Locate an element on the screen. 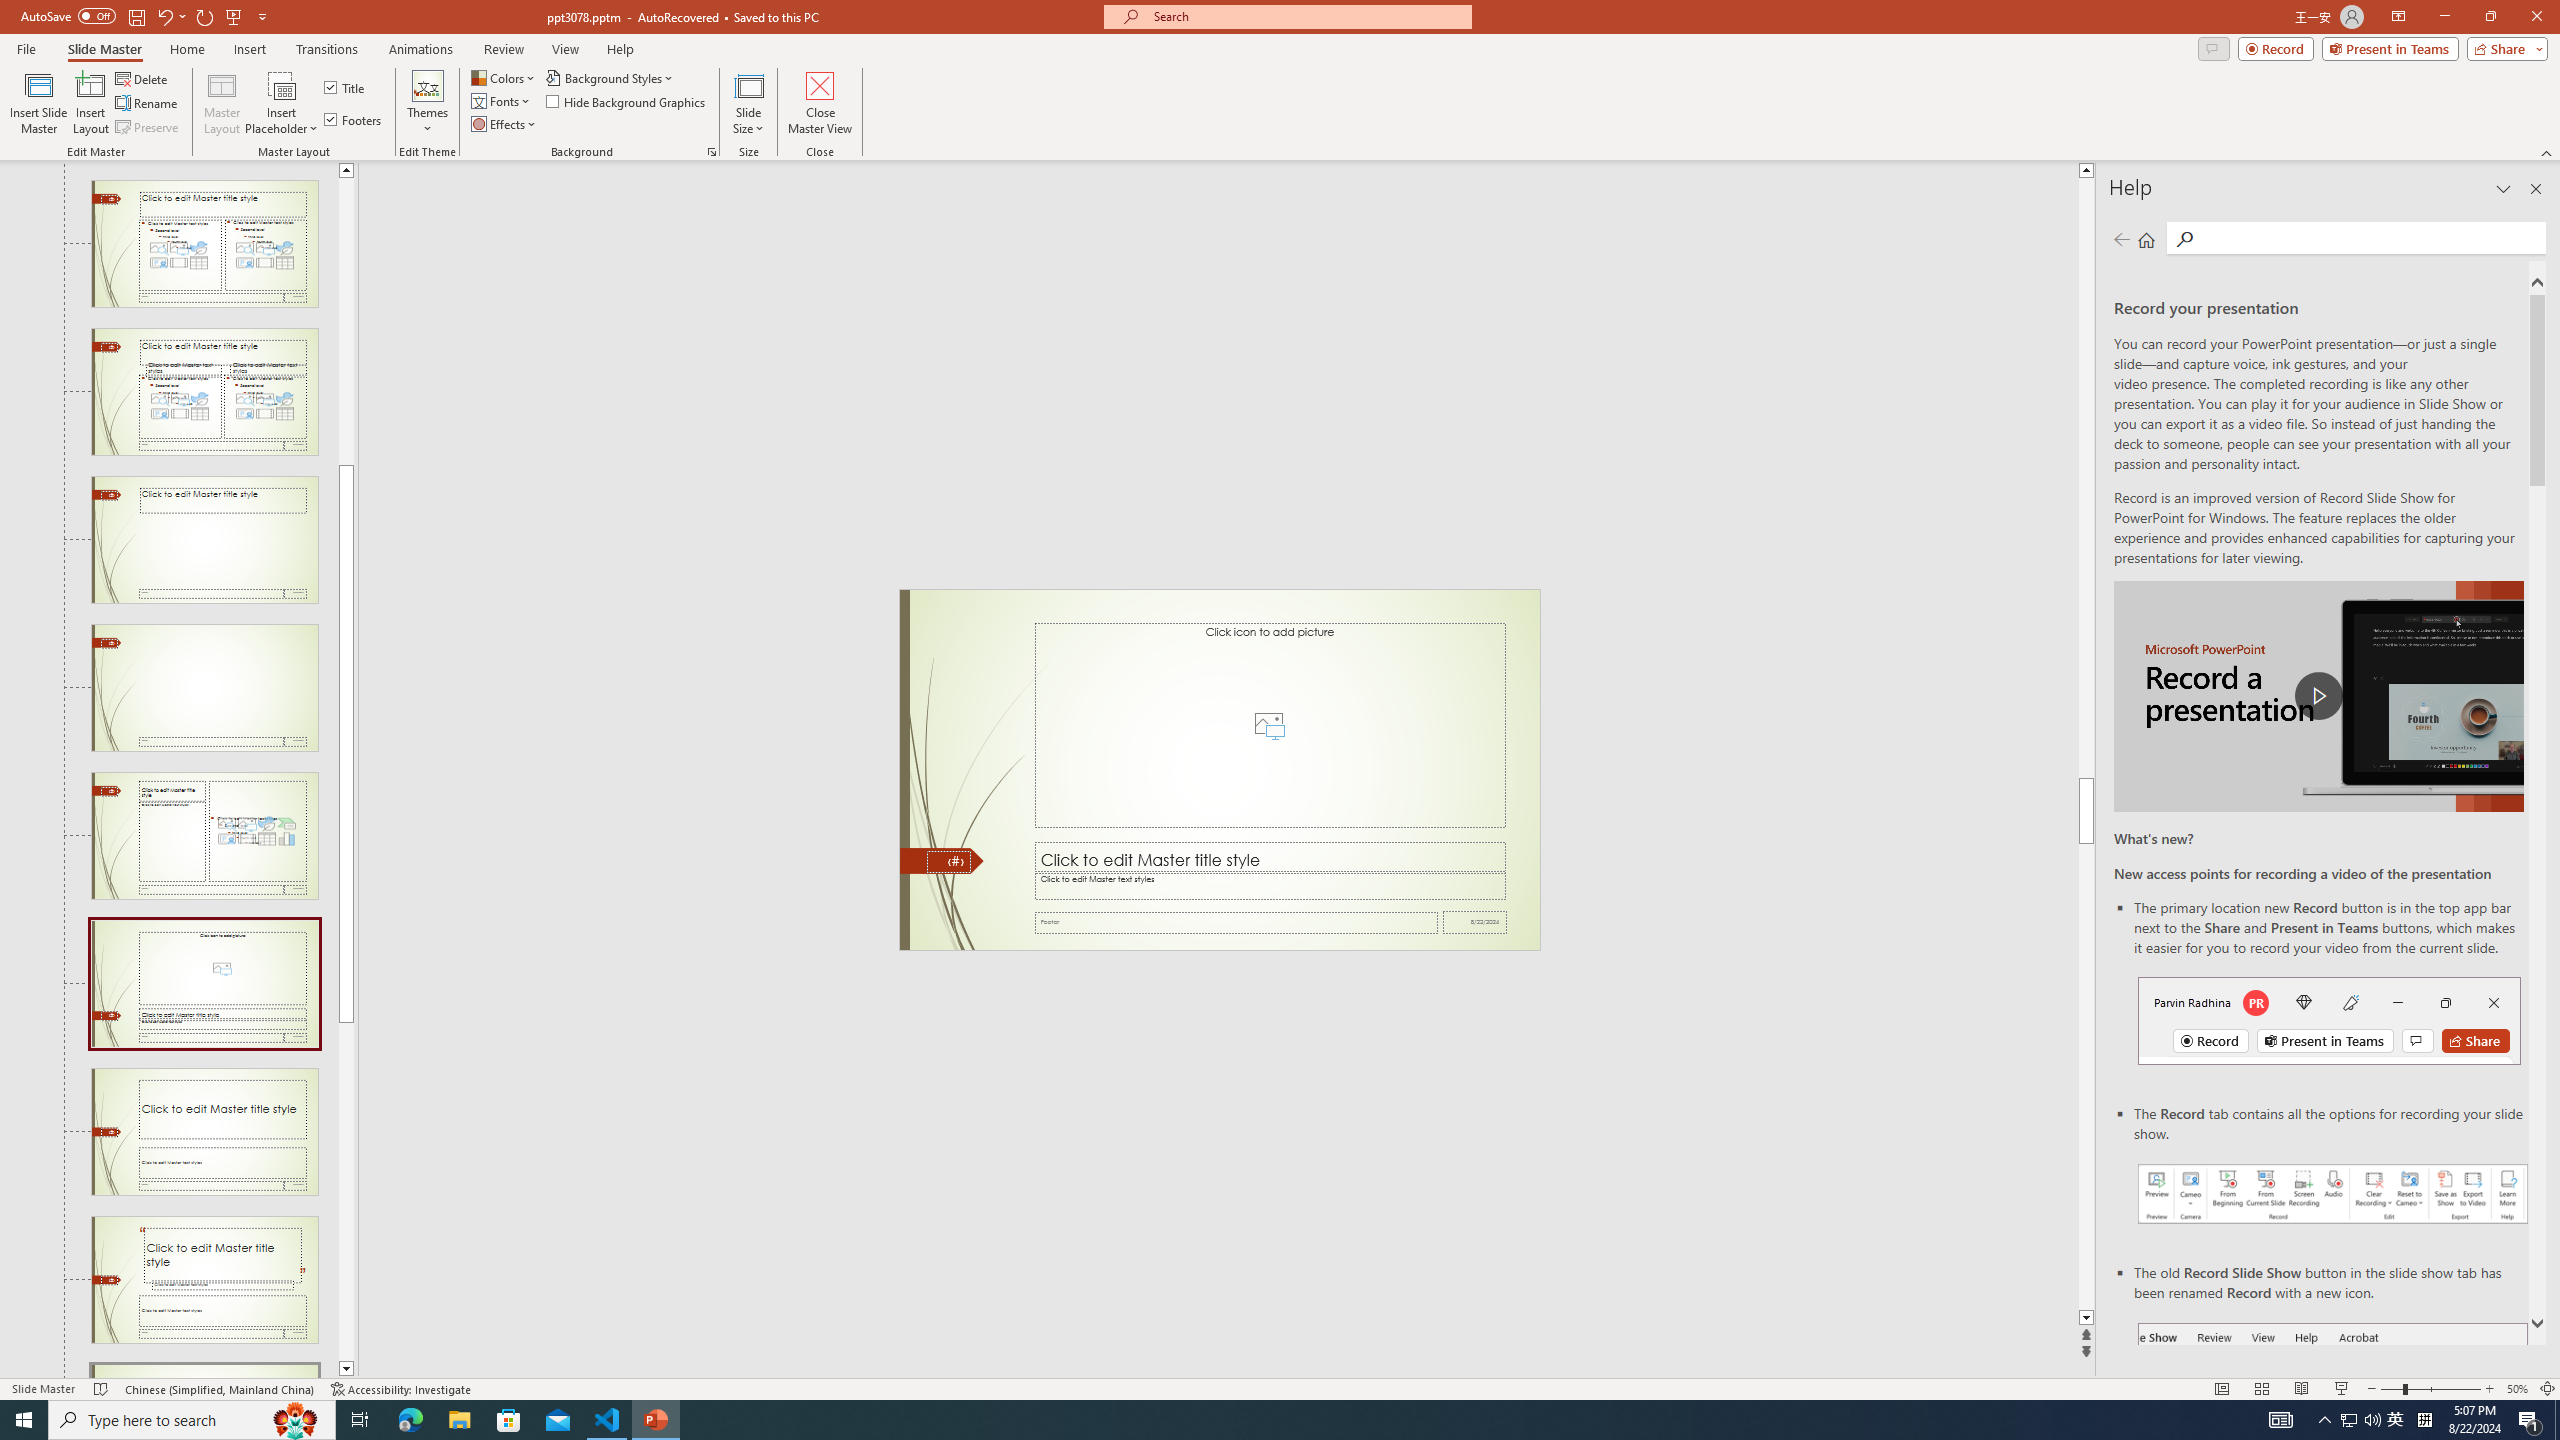 The image size is (2560, 1440). 'Preserve' is located at coordinates (147, 127).